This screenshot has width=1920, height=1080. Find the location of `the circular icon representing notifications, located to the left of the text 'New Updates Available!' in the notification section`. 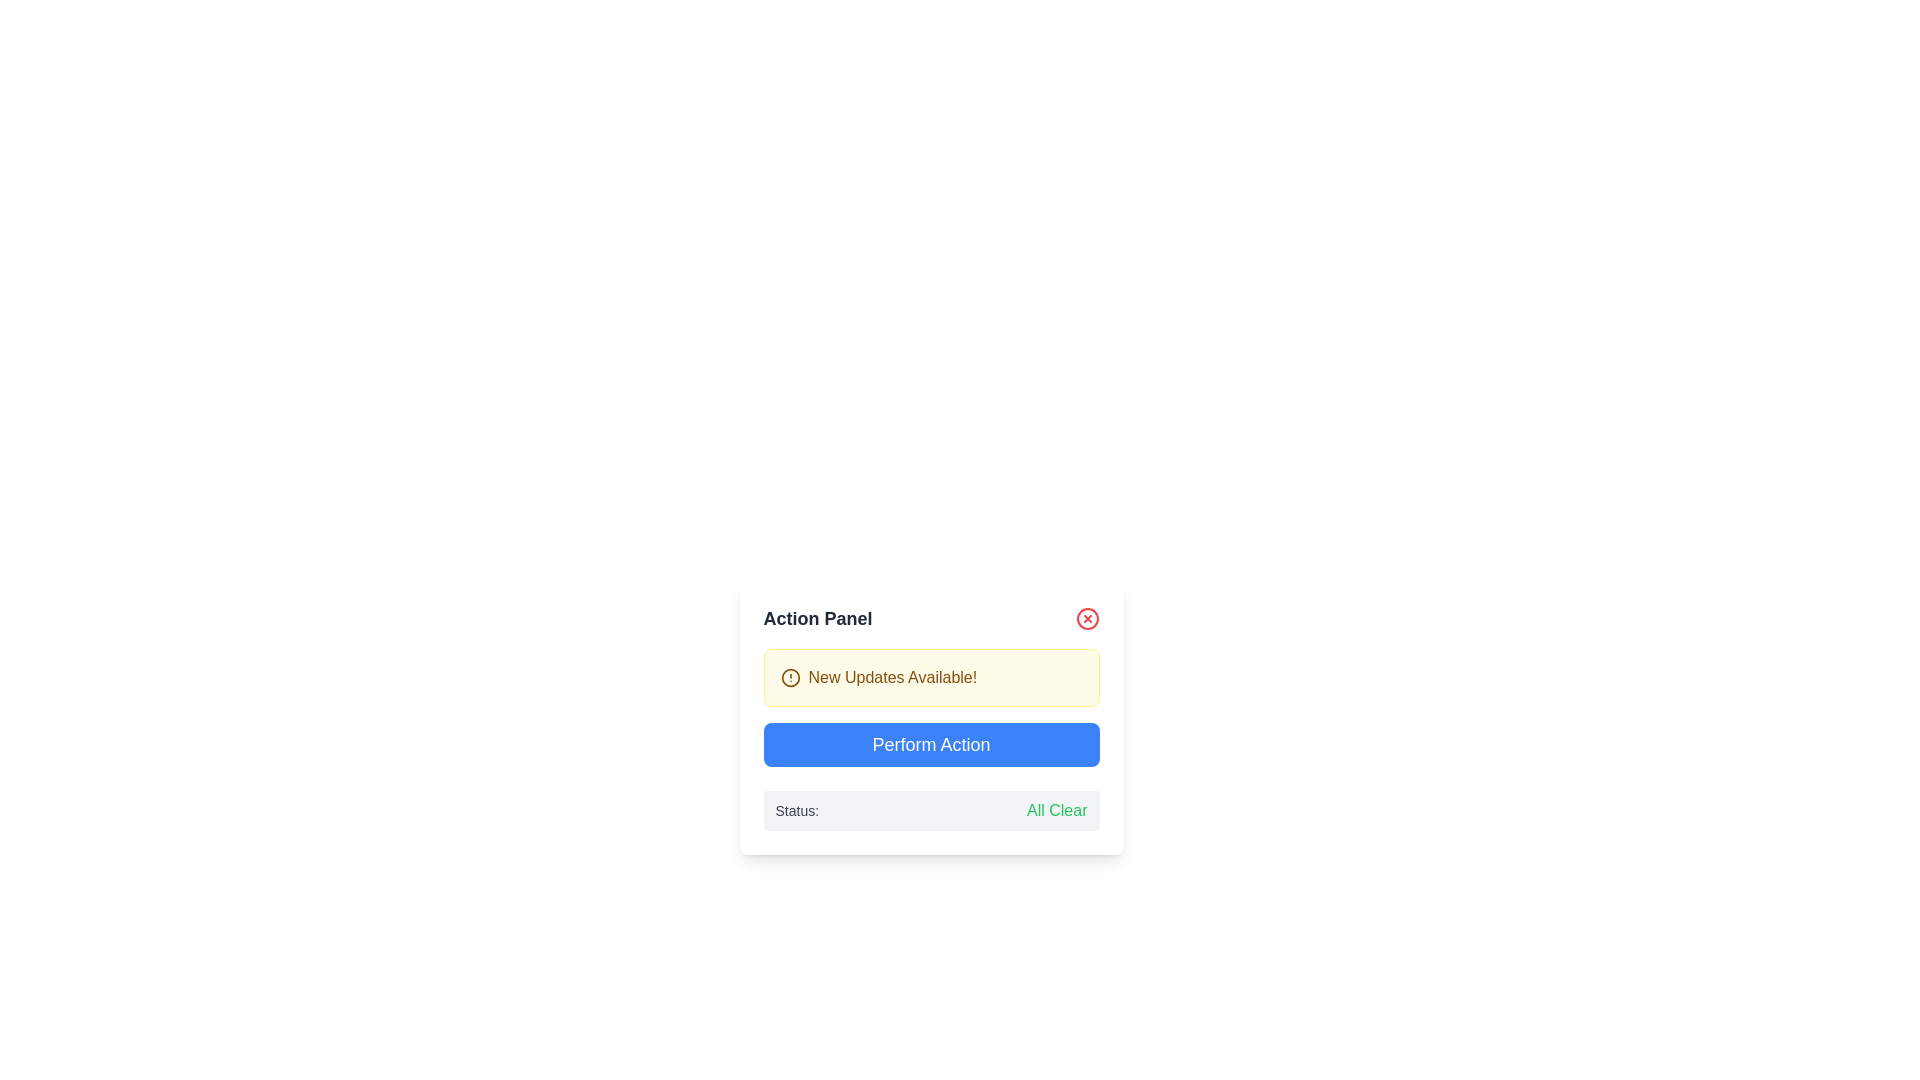

the circular icon representing notifications, located to the left of the text 'New Updates Available!' in the notification section is located at coordinates (789, 677).